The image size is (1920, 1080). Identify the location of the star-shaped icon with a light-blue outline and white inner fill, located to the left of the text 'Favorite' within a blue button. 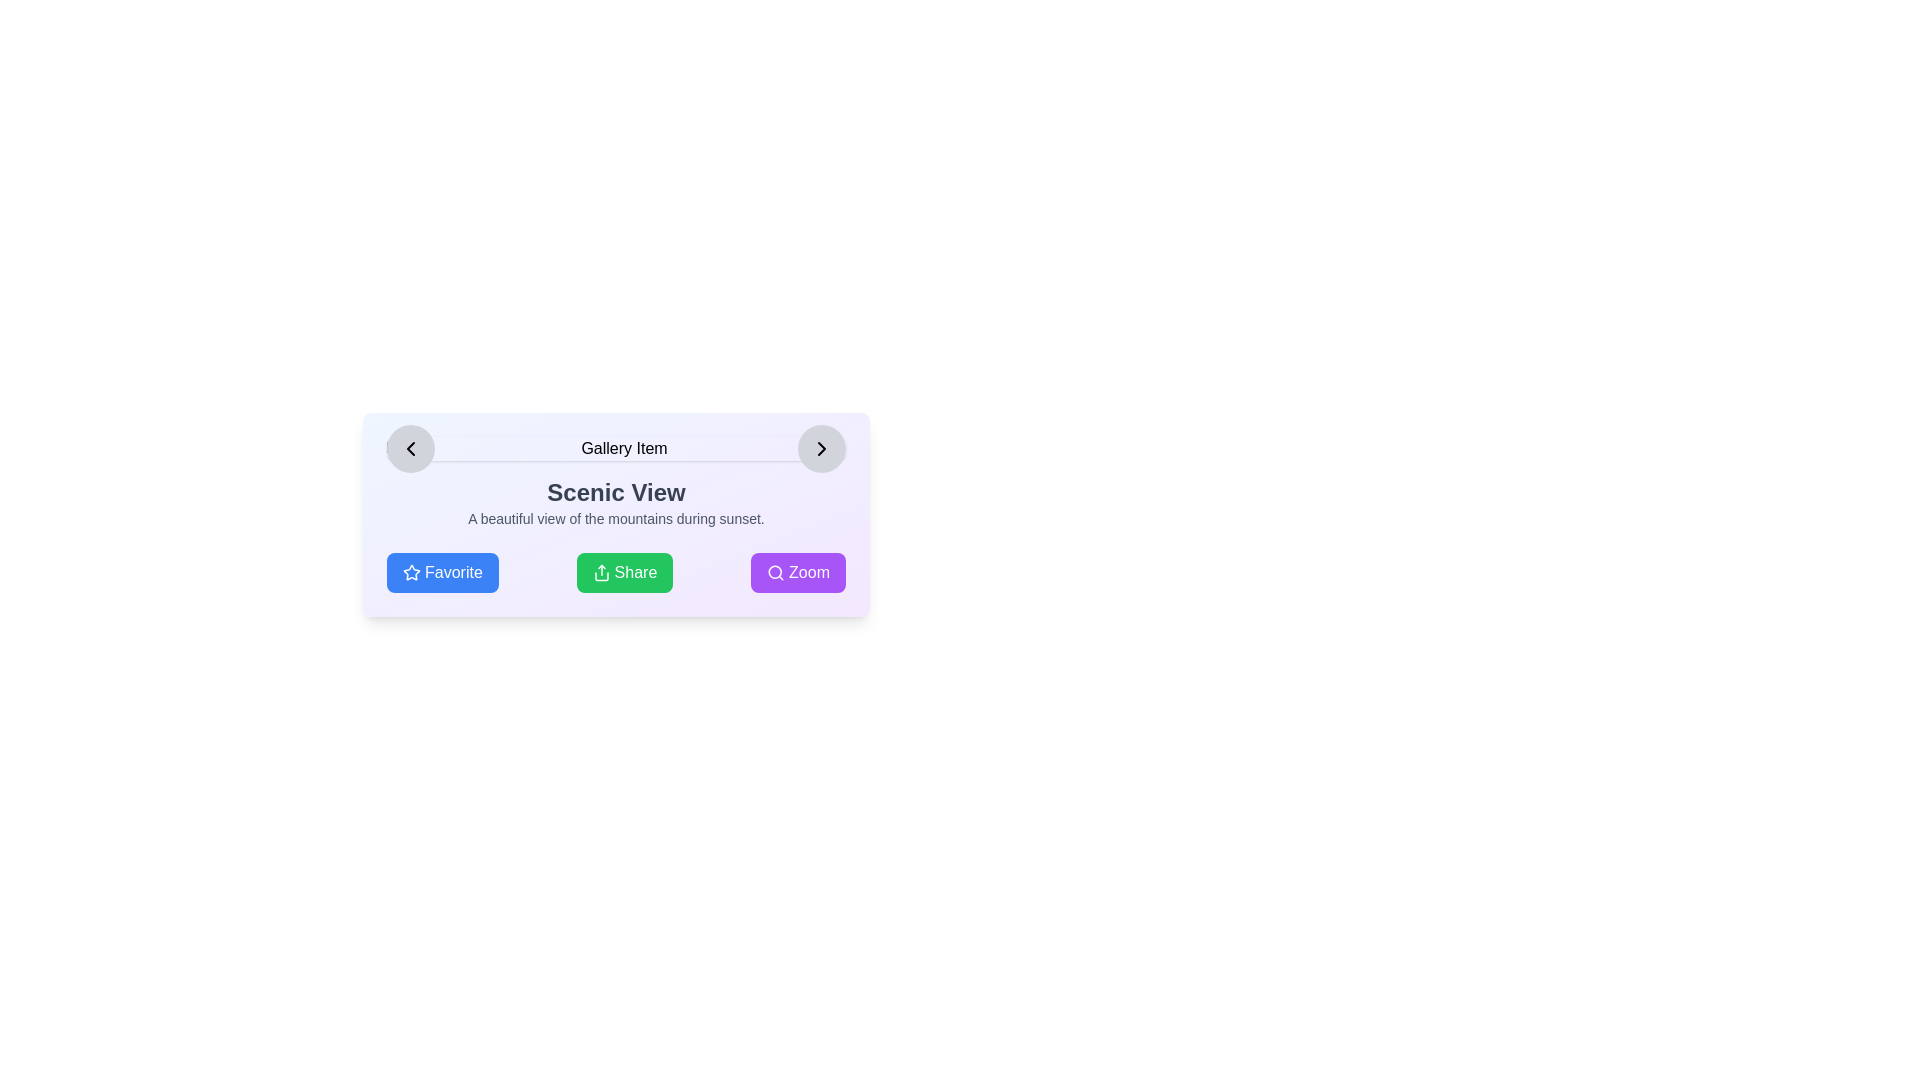
(411, 573).